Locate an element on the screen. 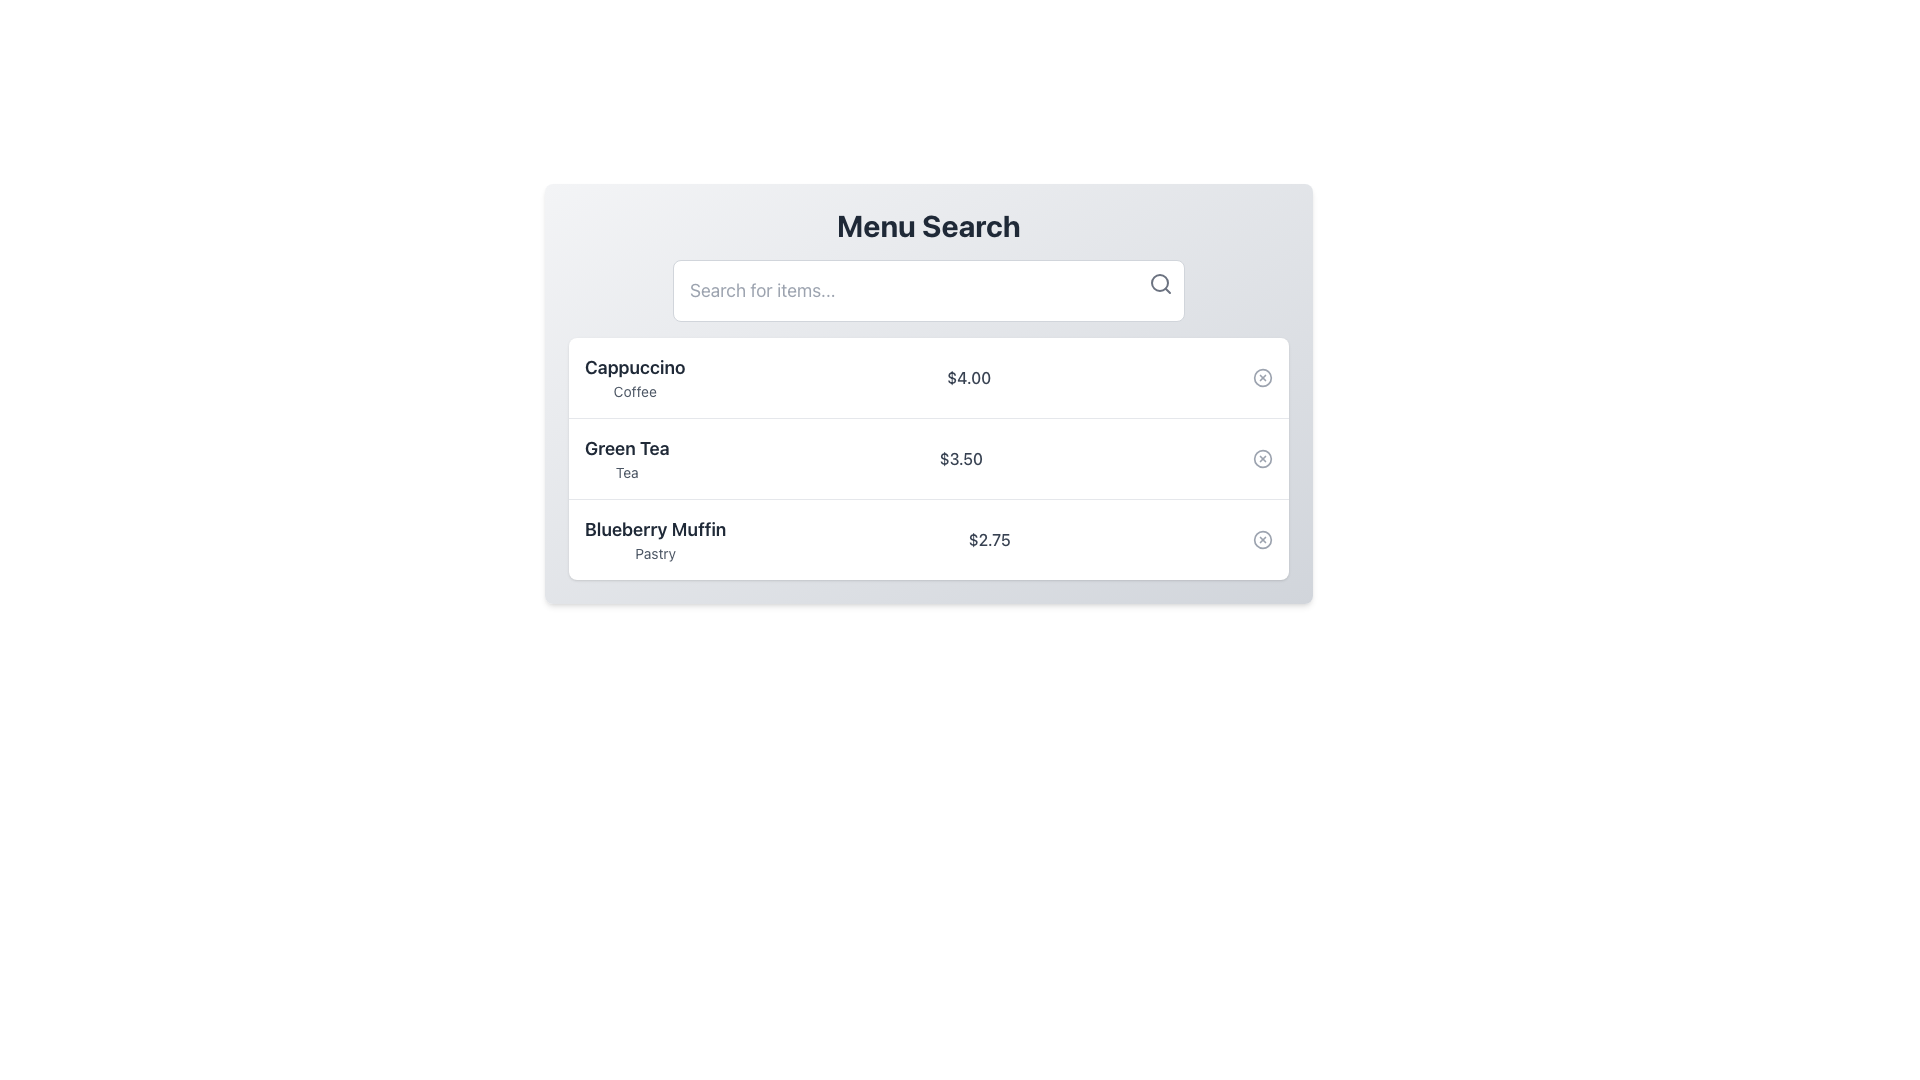  the supplementary descriptive text located below the main heading 'Green Tea' in the second item row of the 'Menu Search' interface is located at coordinates (626, 473).